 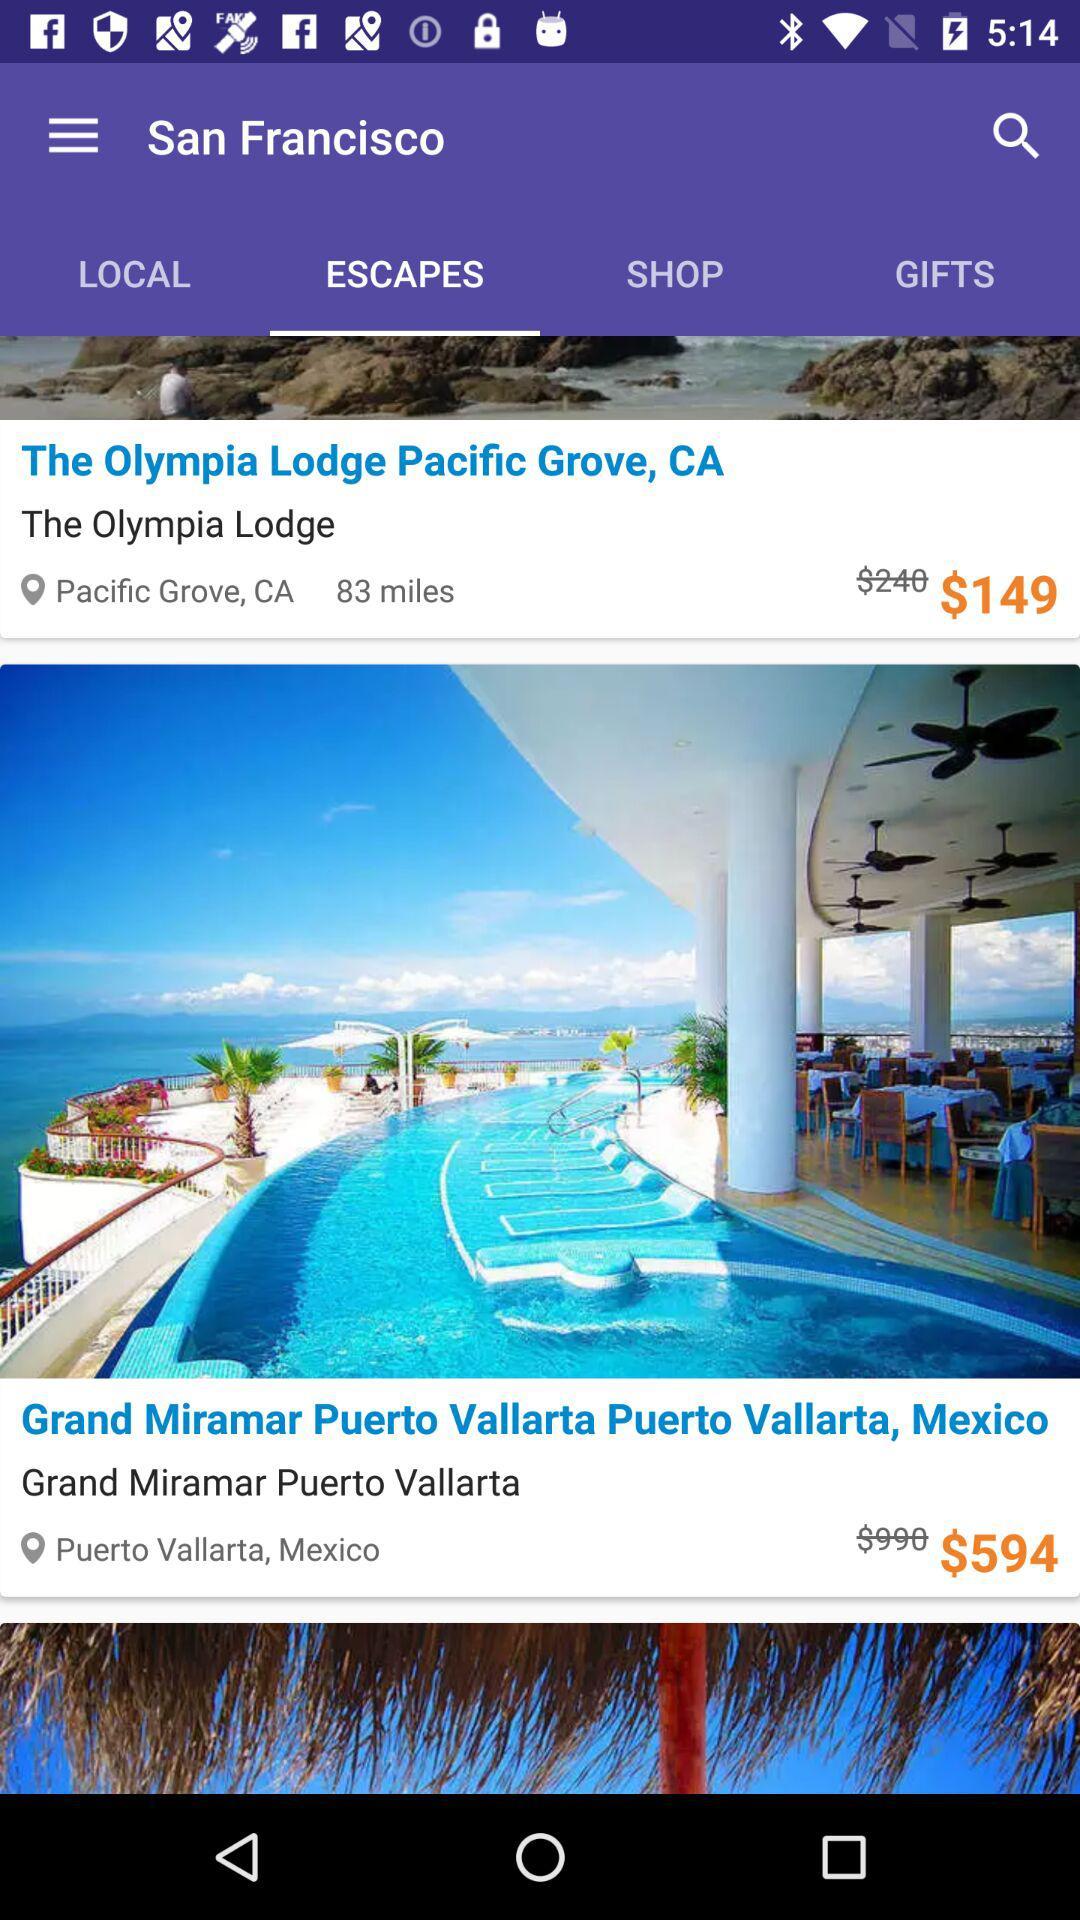 What do you see at coordinates (1017, 135) in the screenshot?
I see `the item above gifts` at bounding box center [1017, 135].